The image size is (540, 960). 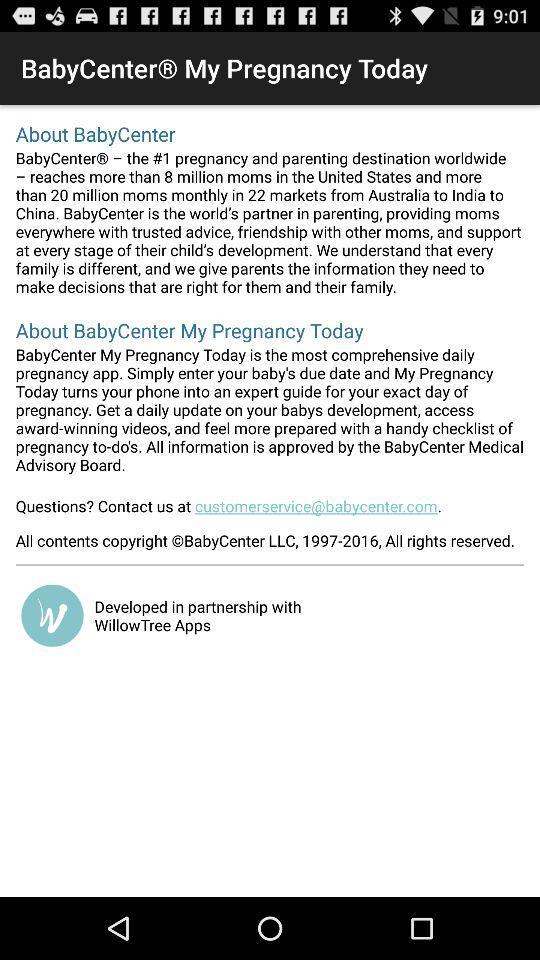 I want to click on the icon below babycenter my pregnancy app, so click(x=270, y=511).